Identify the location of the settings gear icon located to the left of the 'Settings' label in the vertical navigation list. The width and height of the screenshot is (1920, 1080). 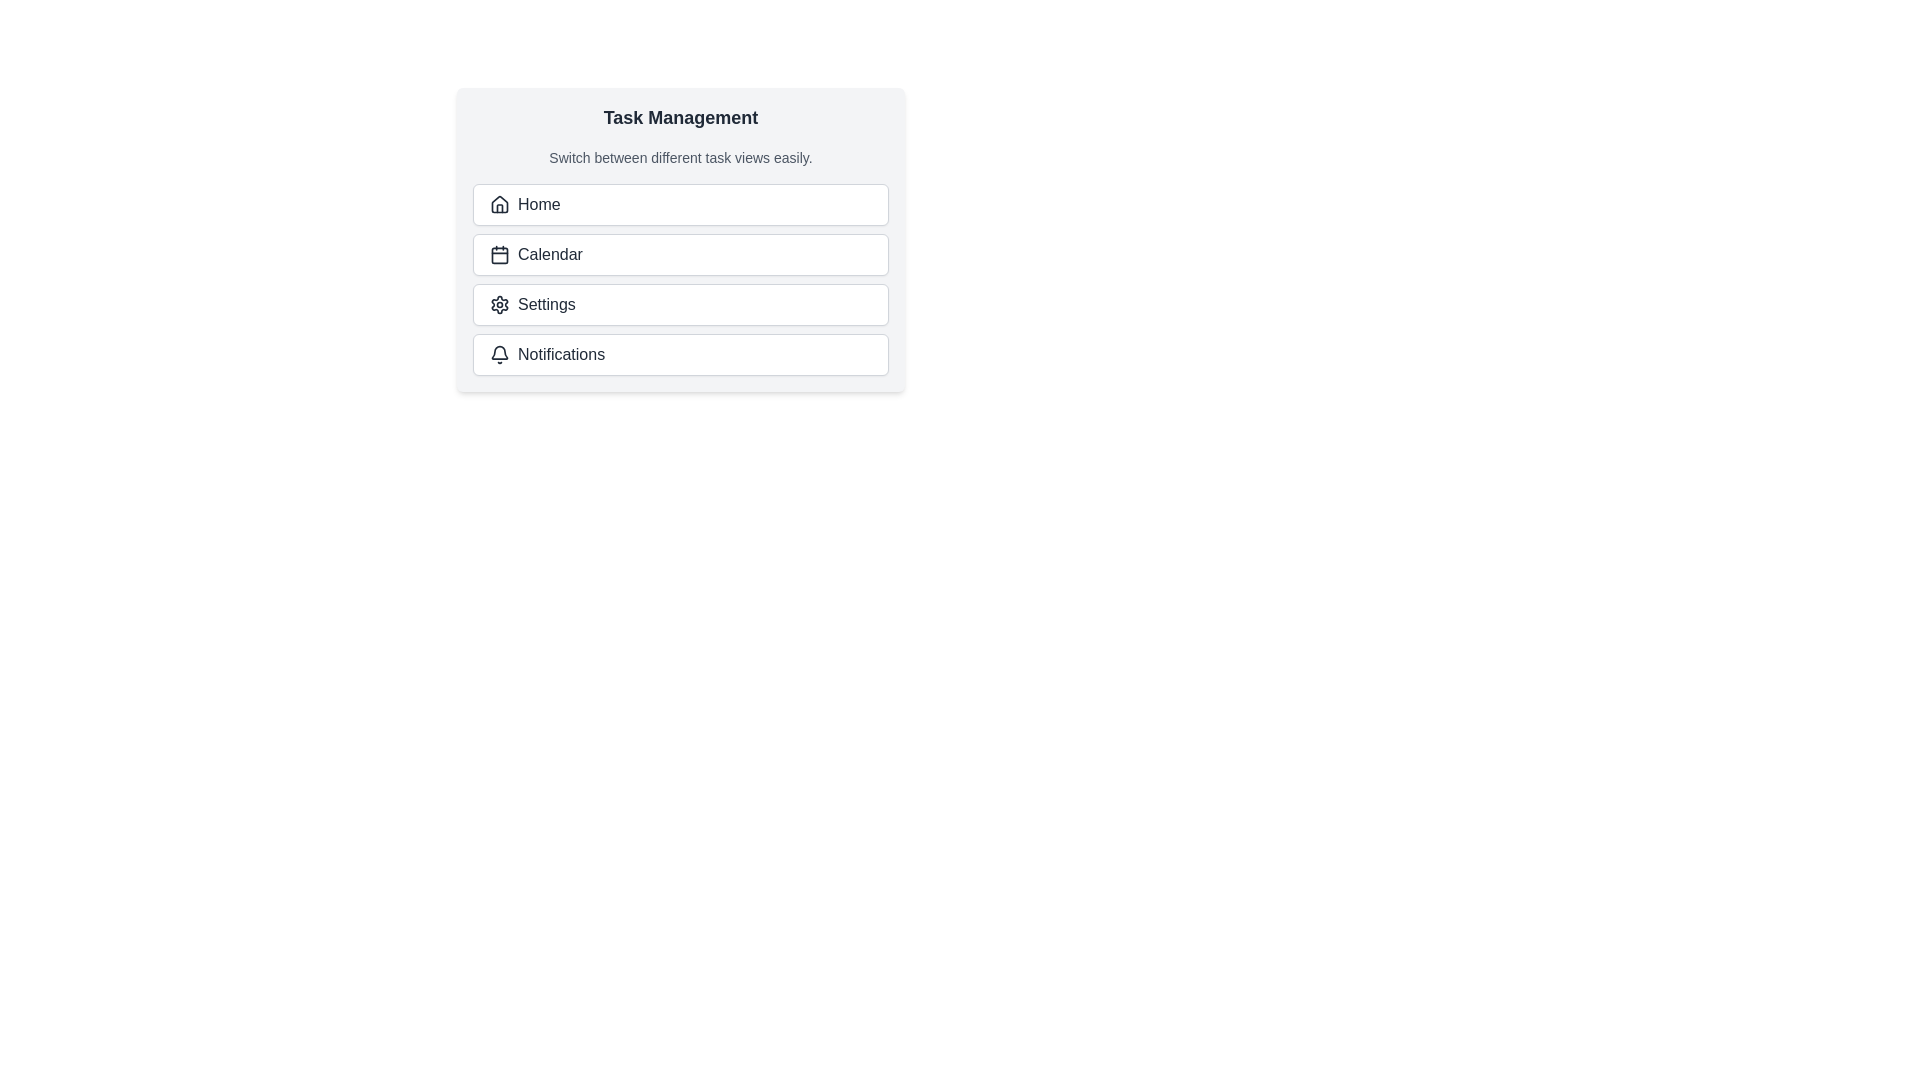
(499, 304).